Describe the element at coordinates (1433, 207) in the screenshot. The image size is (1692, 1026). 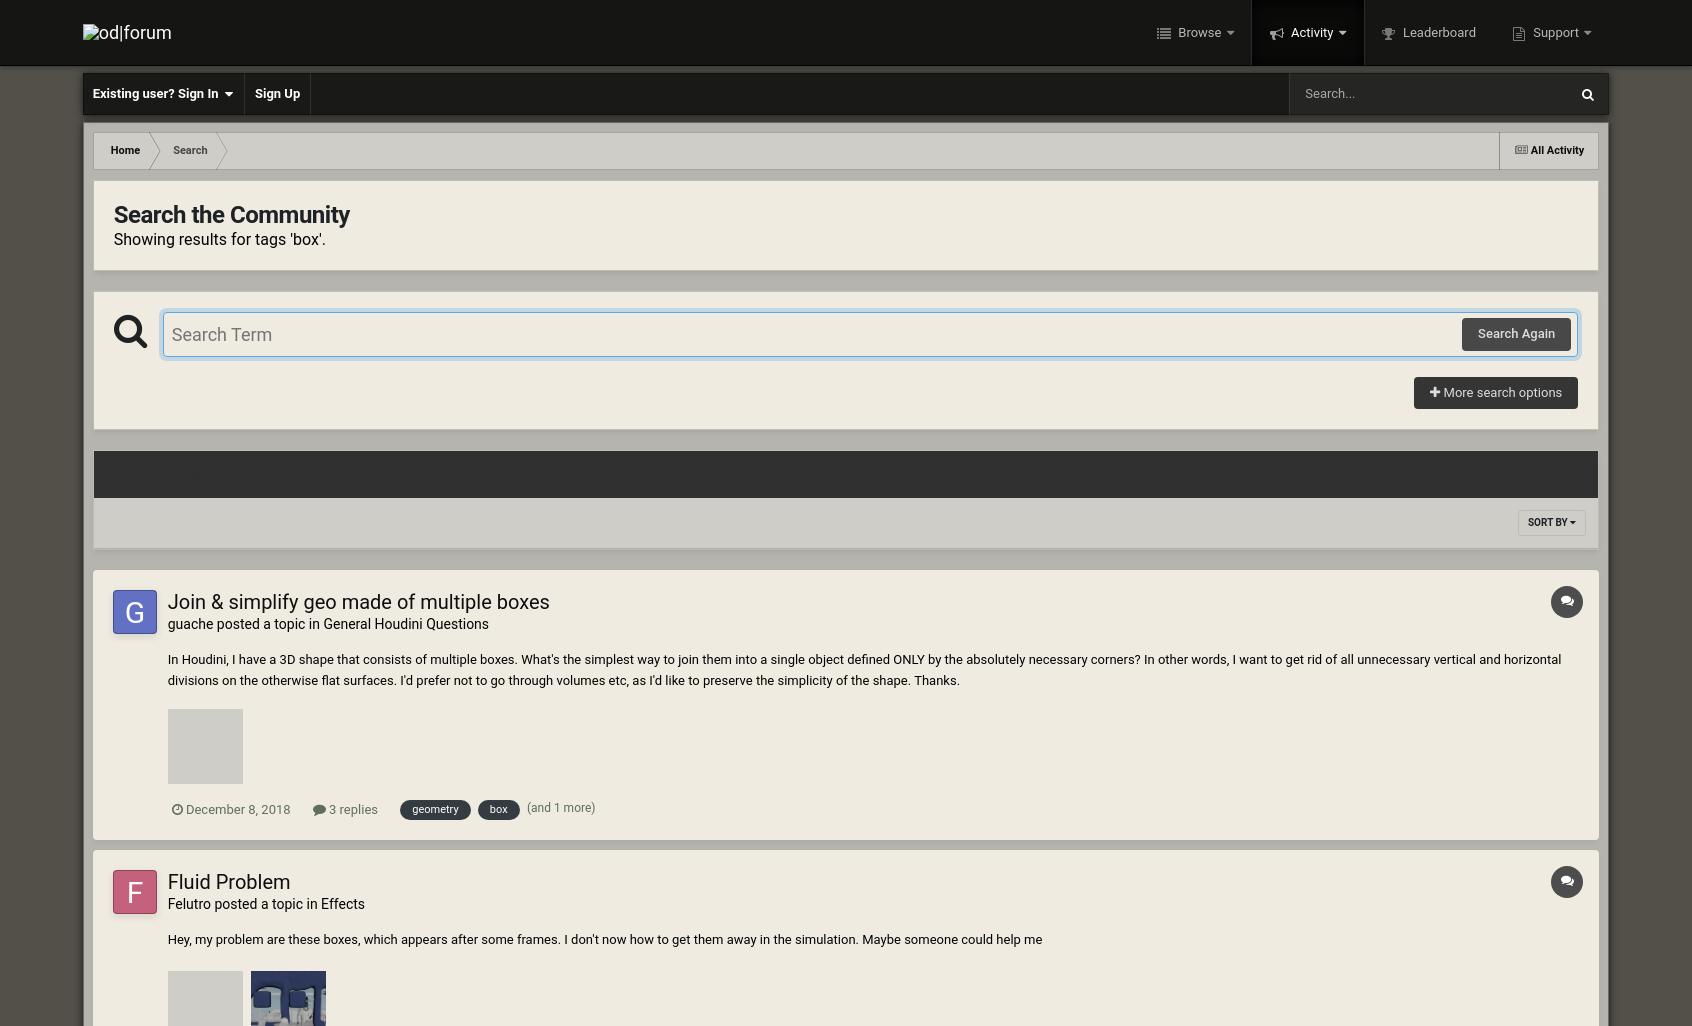
I see `'Topics'` at that location.